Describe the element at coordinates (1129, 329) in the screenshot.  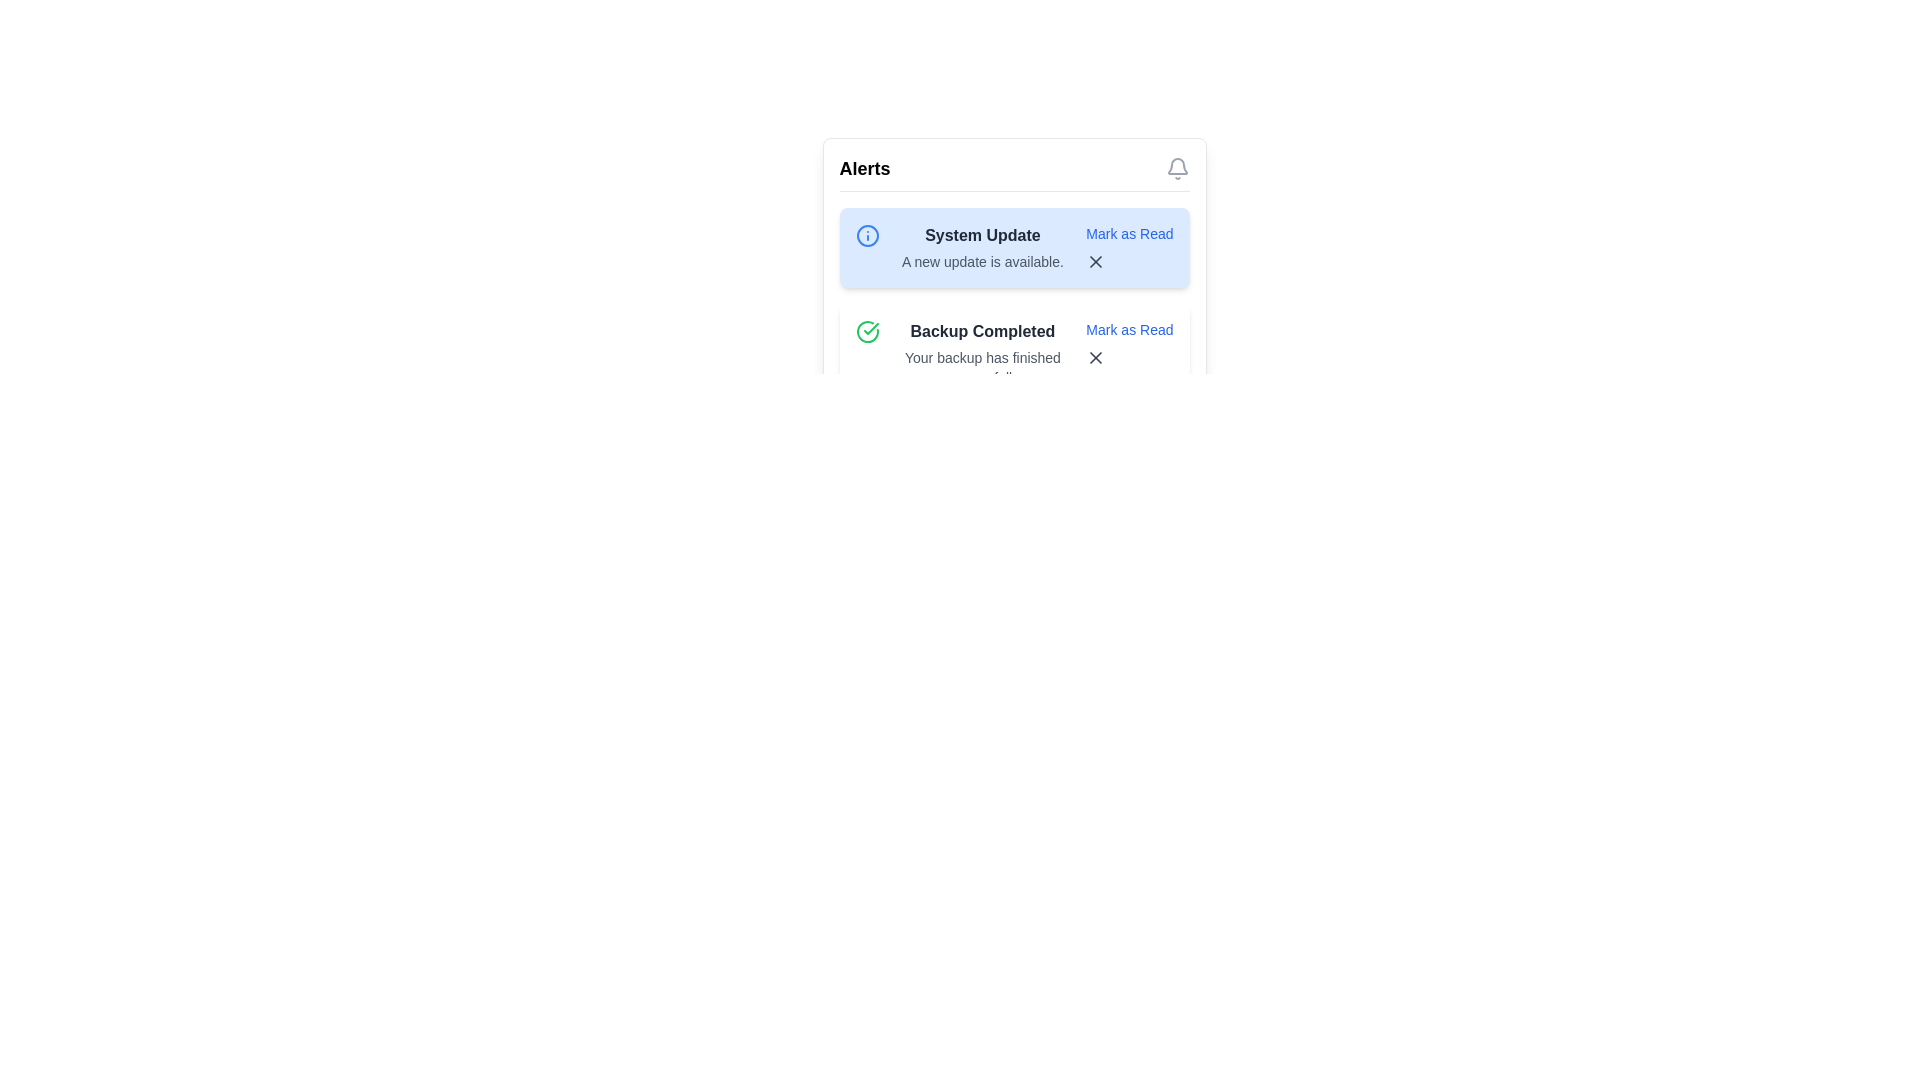
I see `the text button labeled 'Mark as Read' associated with the notification 'Backup Completed'` at that location.